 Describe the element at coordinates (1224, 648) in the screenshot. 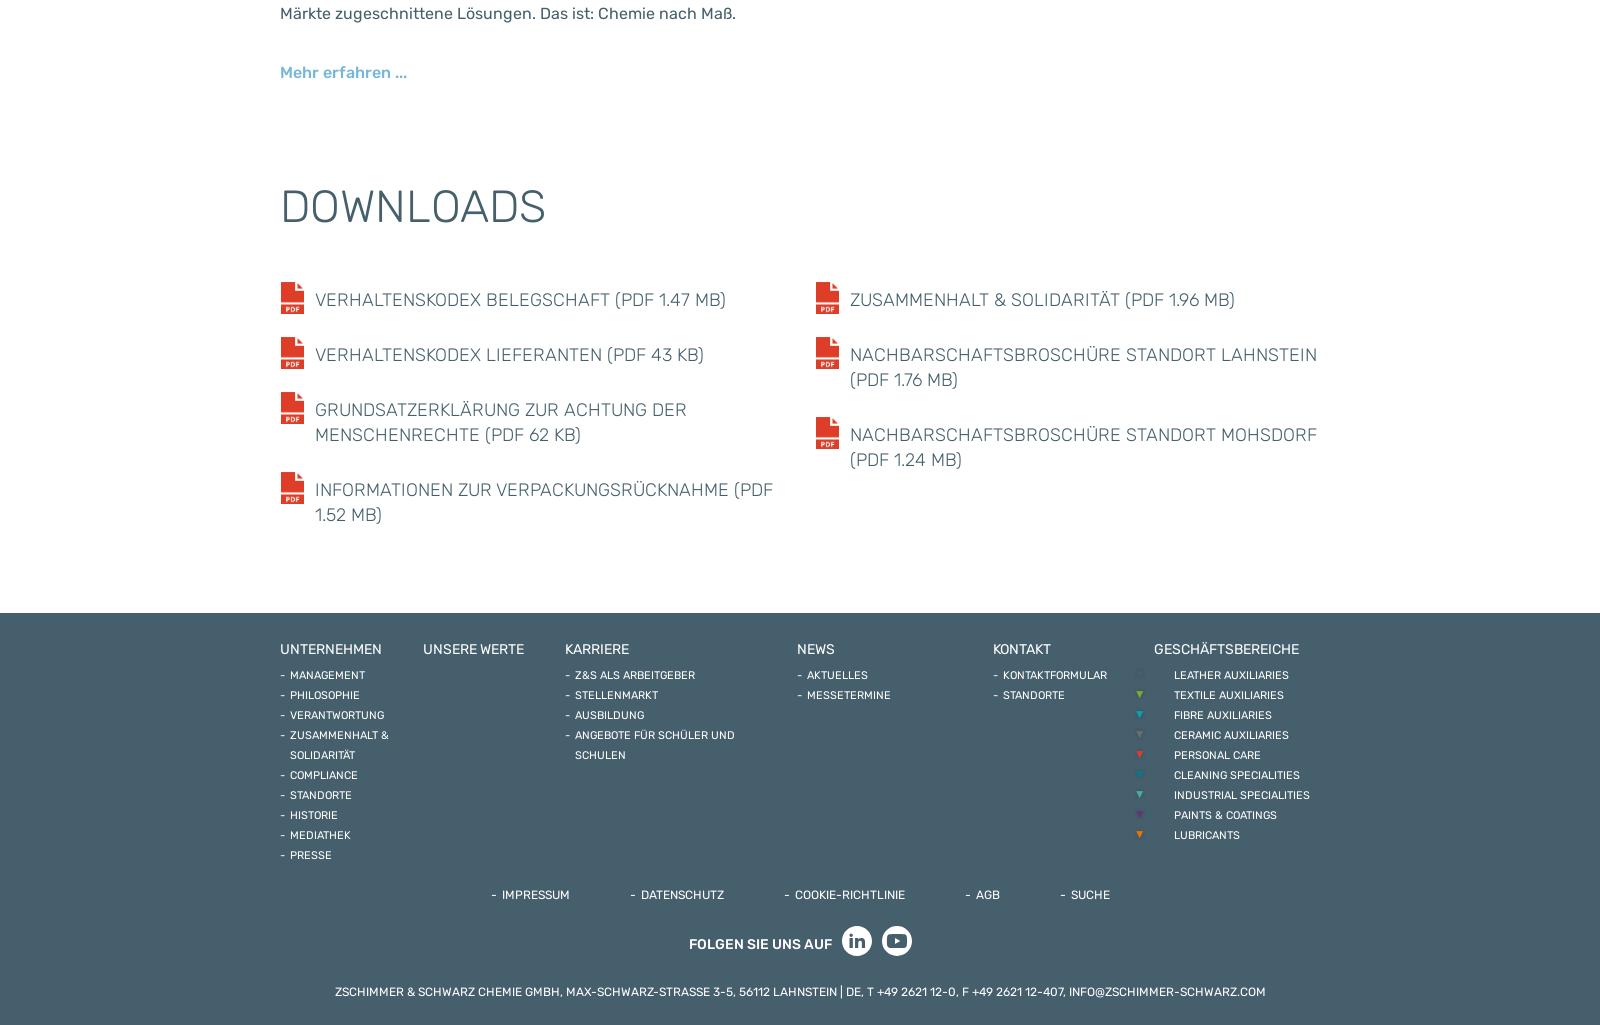

I see `'Geschäftsbereiche'` at that location.